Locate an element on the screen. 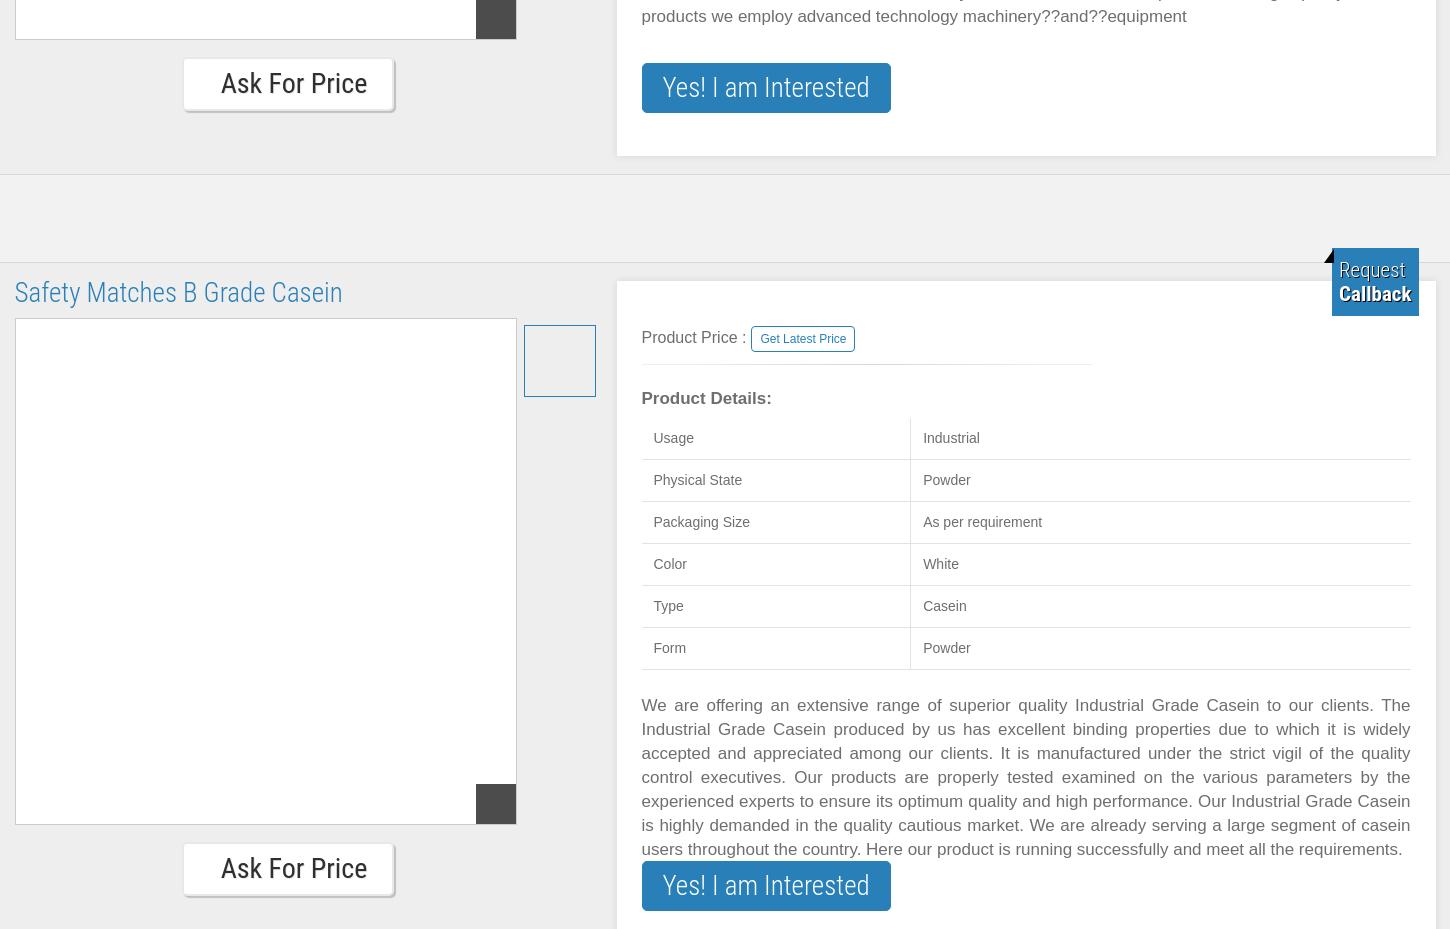  'Request' is located at coordinates (1370, 268).